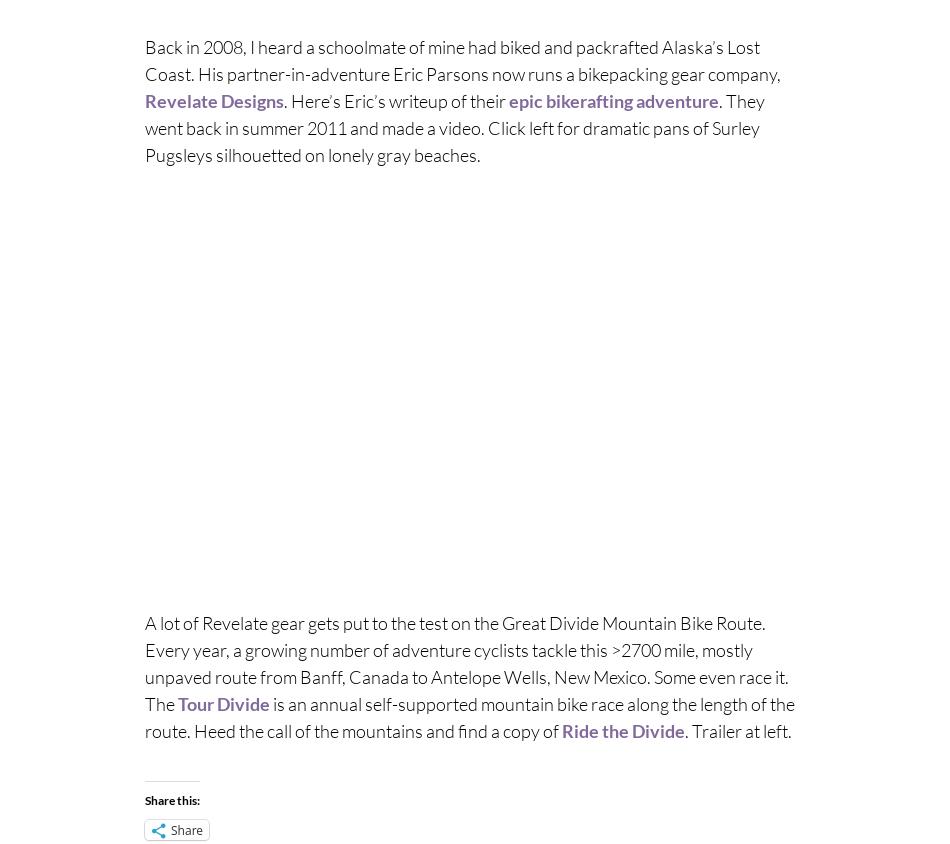 The height and width of the screenshot is (844, 950). I want to click on 'epic bikerafting adventure', so click(613, 100).